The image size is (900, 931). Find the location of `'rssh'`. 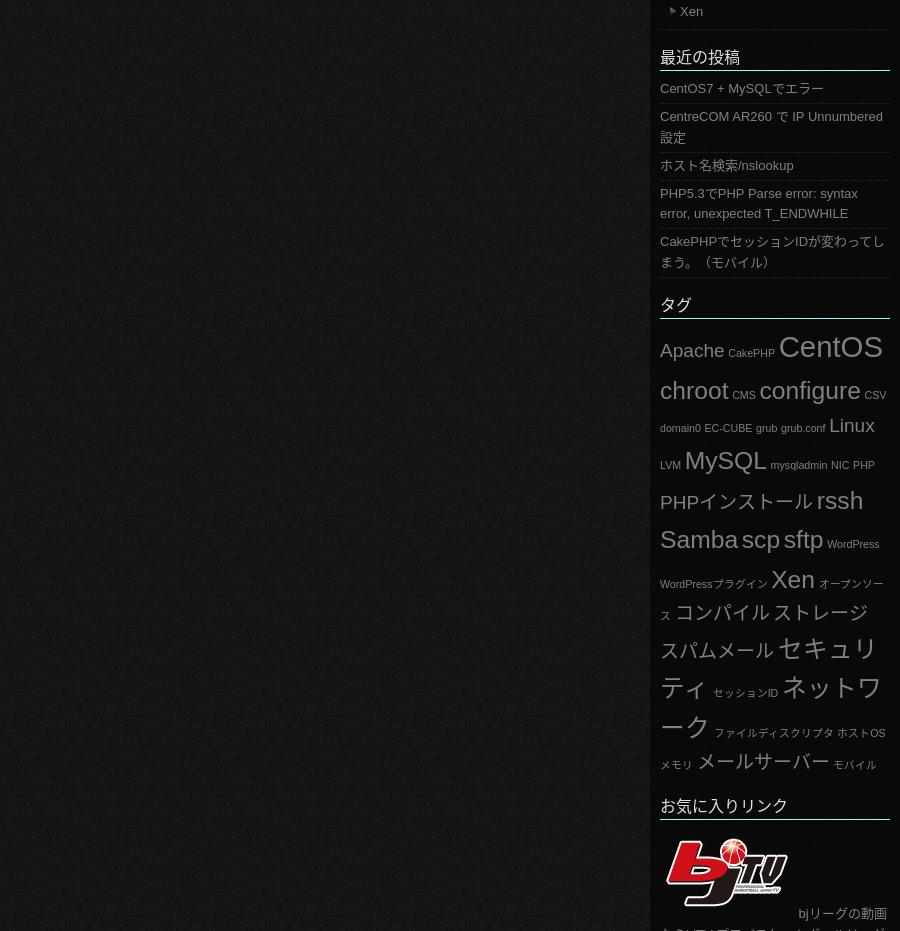

'rssh' is located at coordinates (816, 499).